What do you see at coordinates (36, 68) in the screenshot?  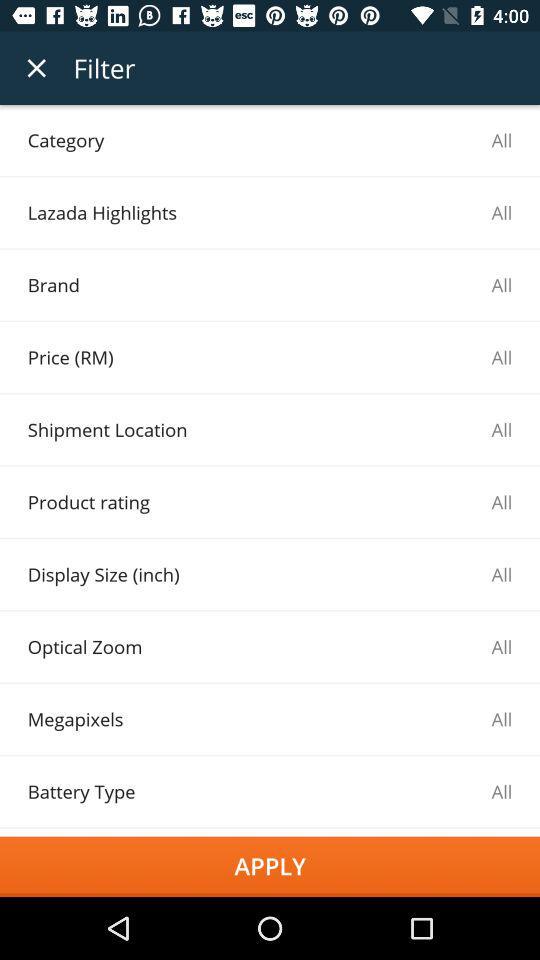 I see `the icon above category item` at bounding box center [36, 68].